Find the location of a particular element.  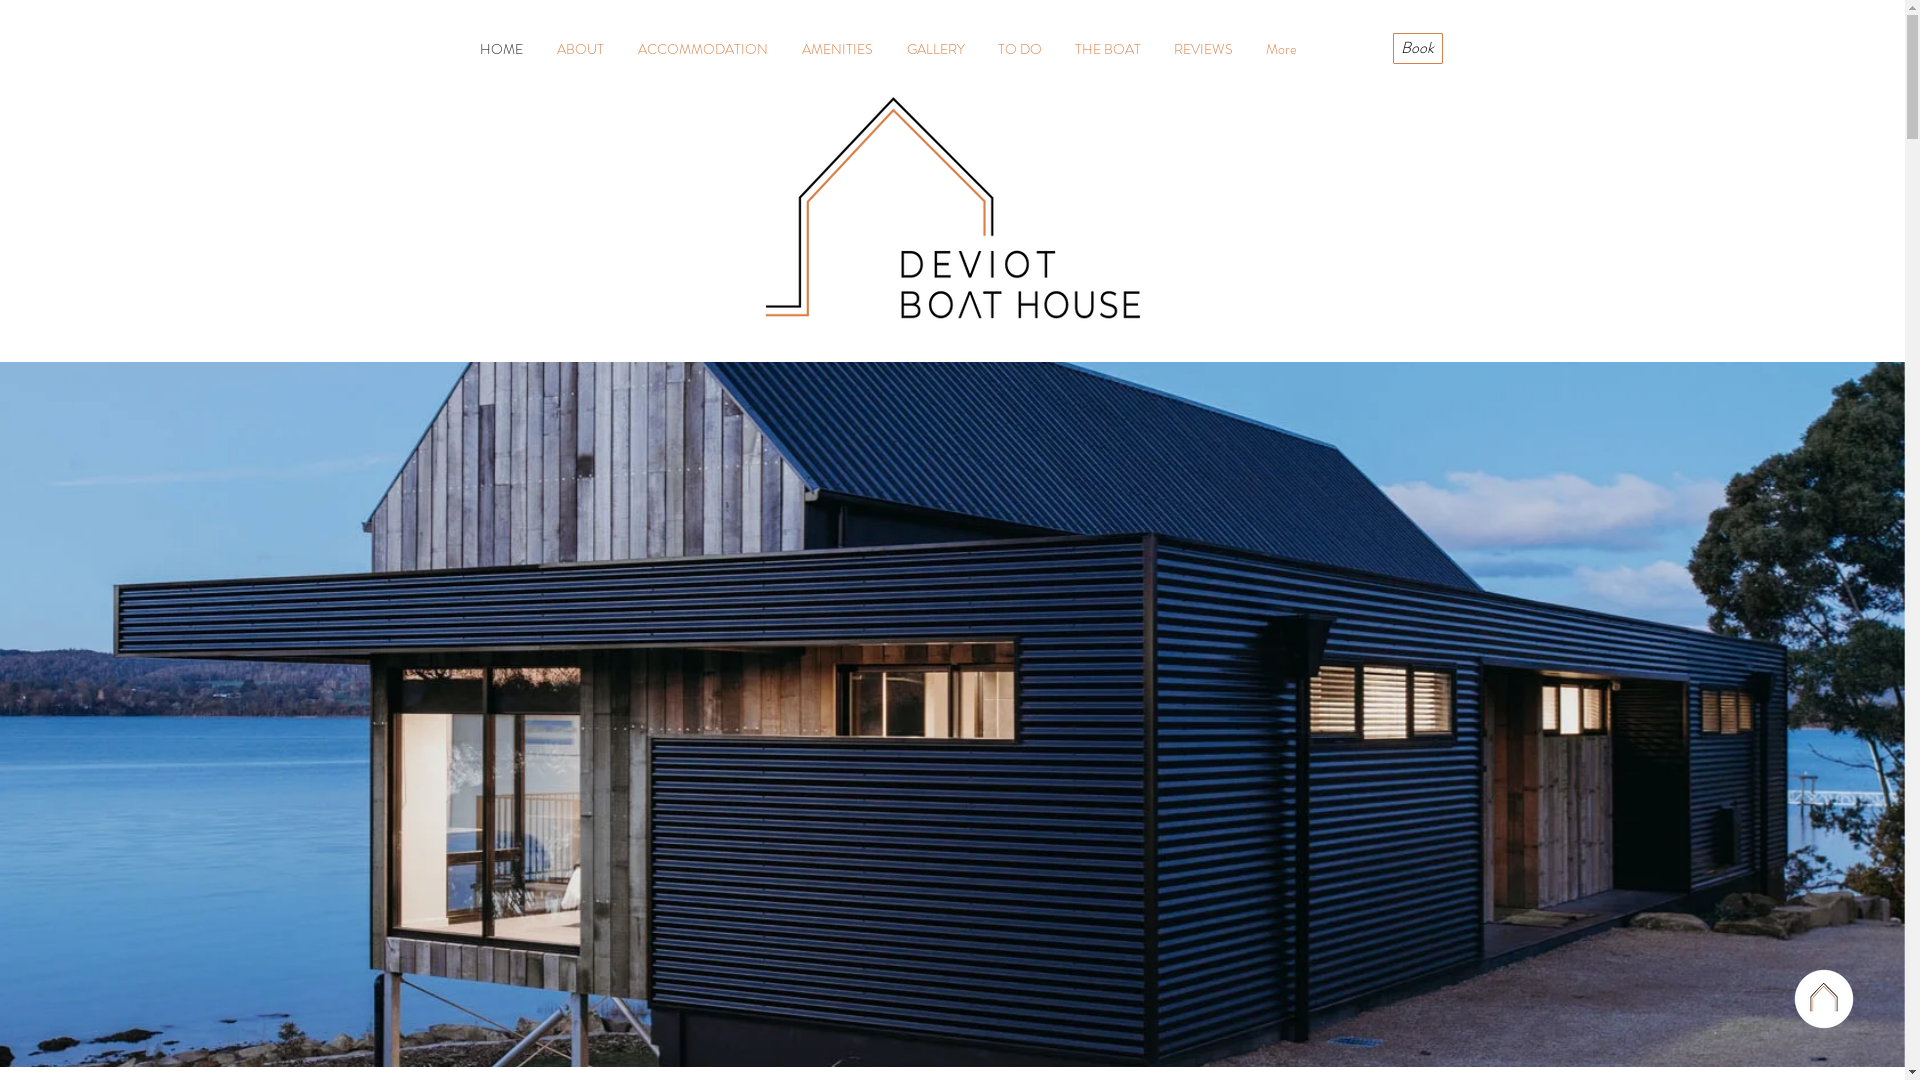

'HOME' is located at coordinates (500, 48).